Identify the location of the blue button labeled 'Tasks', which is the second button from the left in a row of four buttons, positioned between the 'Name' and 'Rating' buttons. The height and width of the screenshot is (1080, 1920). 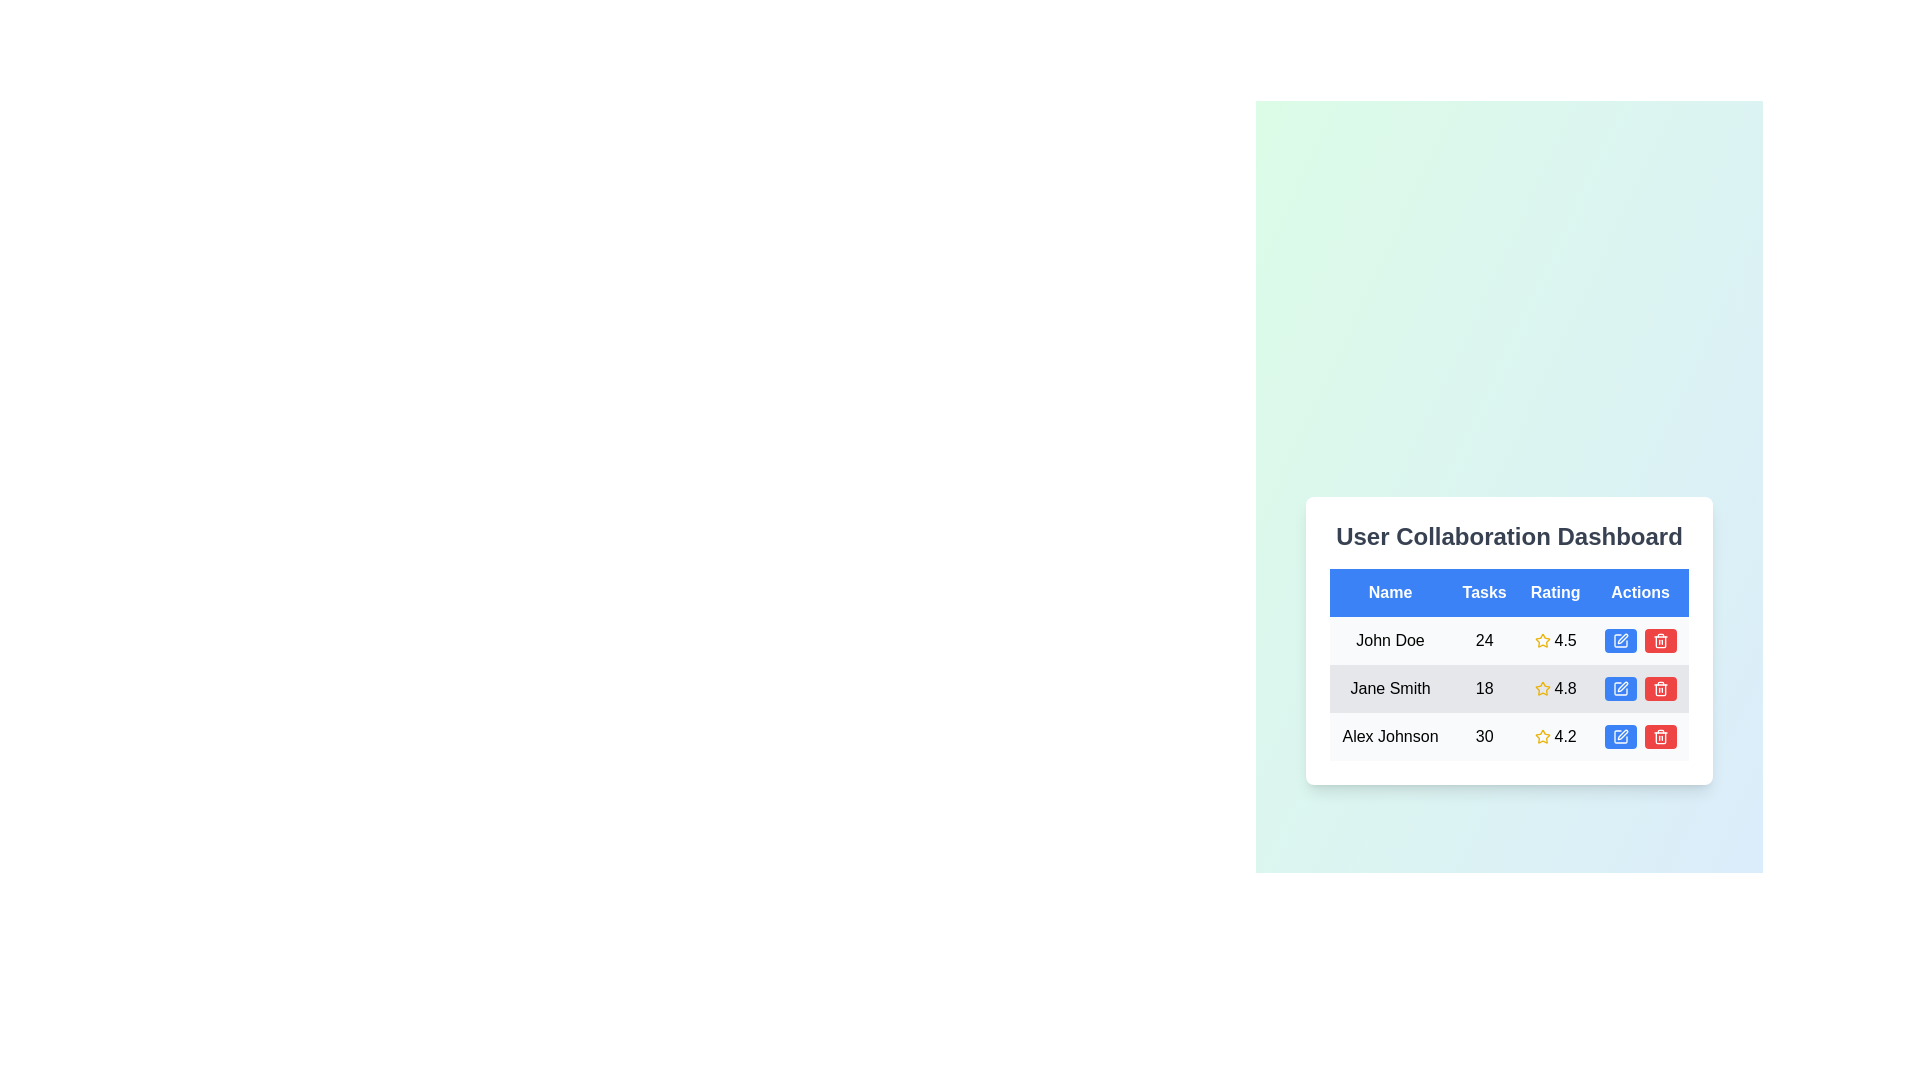
(1484, 592).